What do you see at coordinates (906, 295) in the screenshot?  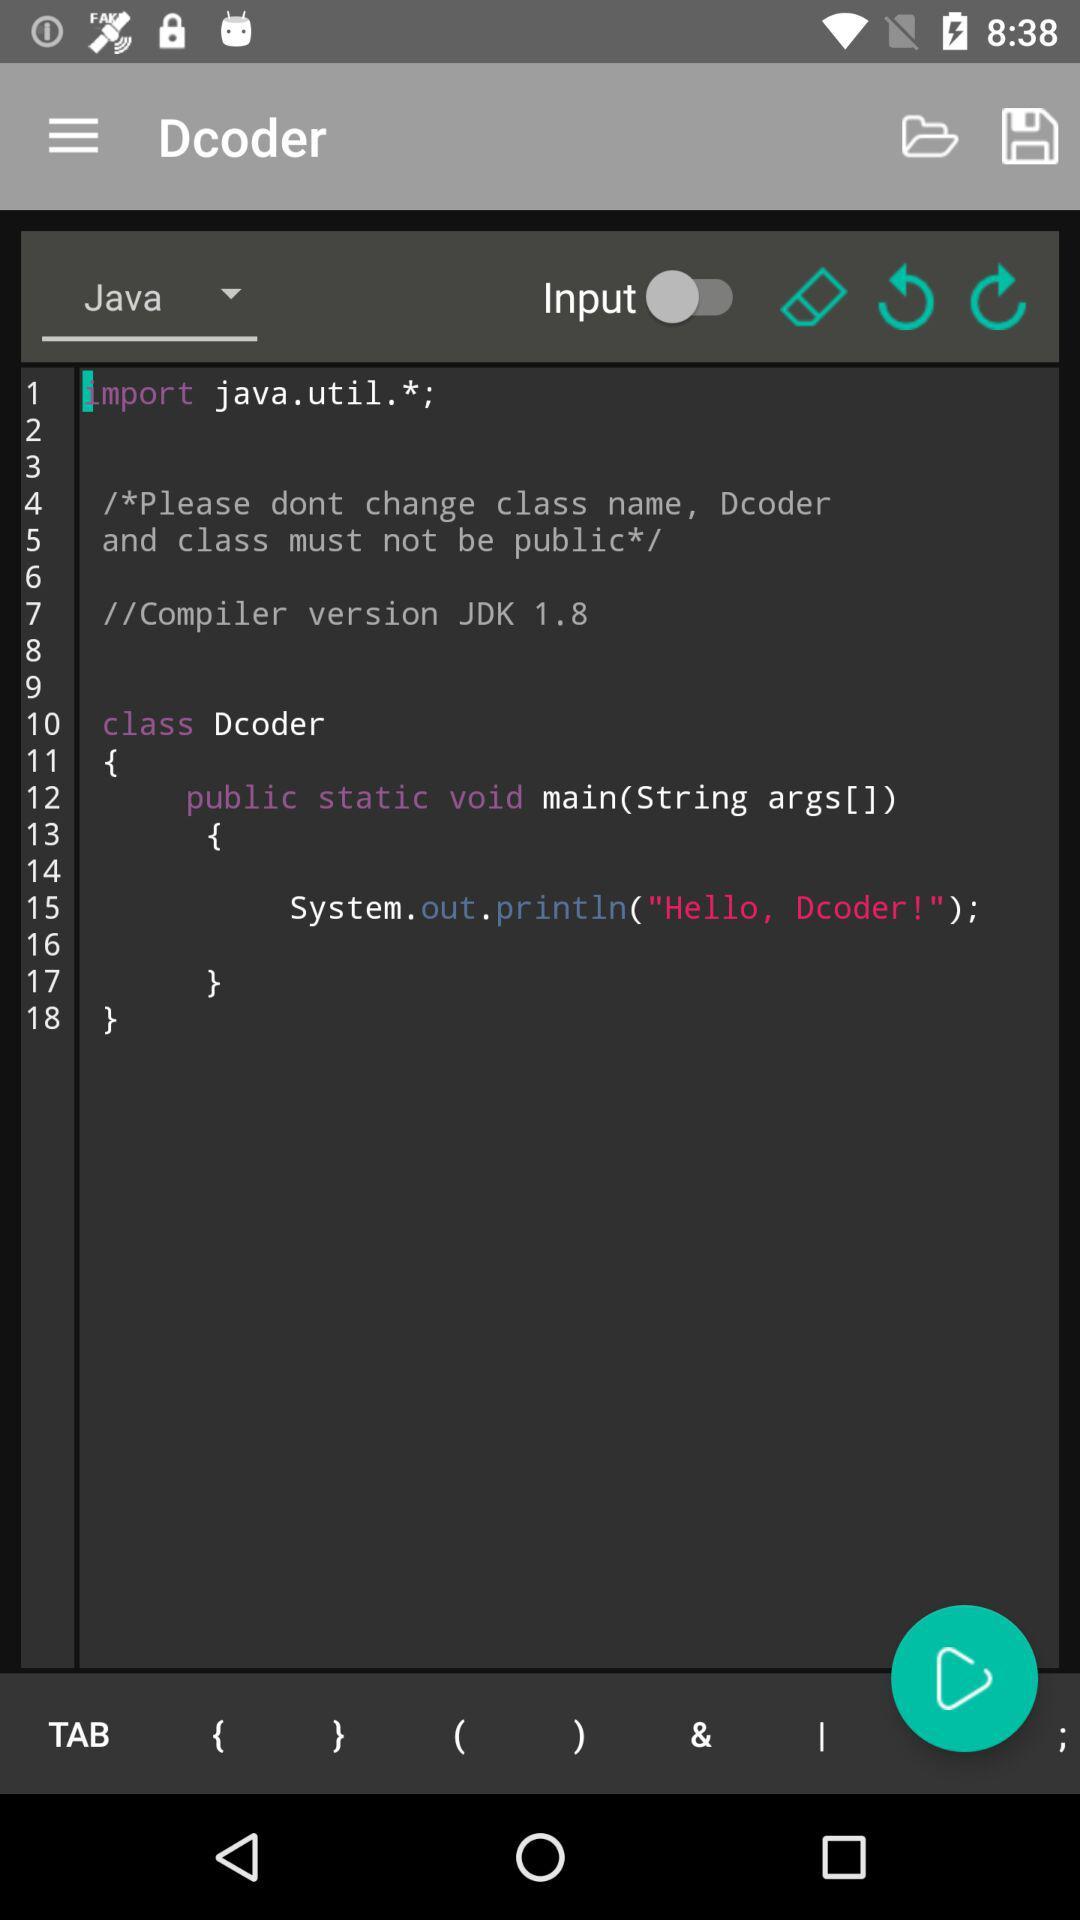 I see `previous` at bounding box center [906, 295].